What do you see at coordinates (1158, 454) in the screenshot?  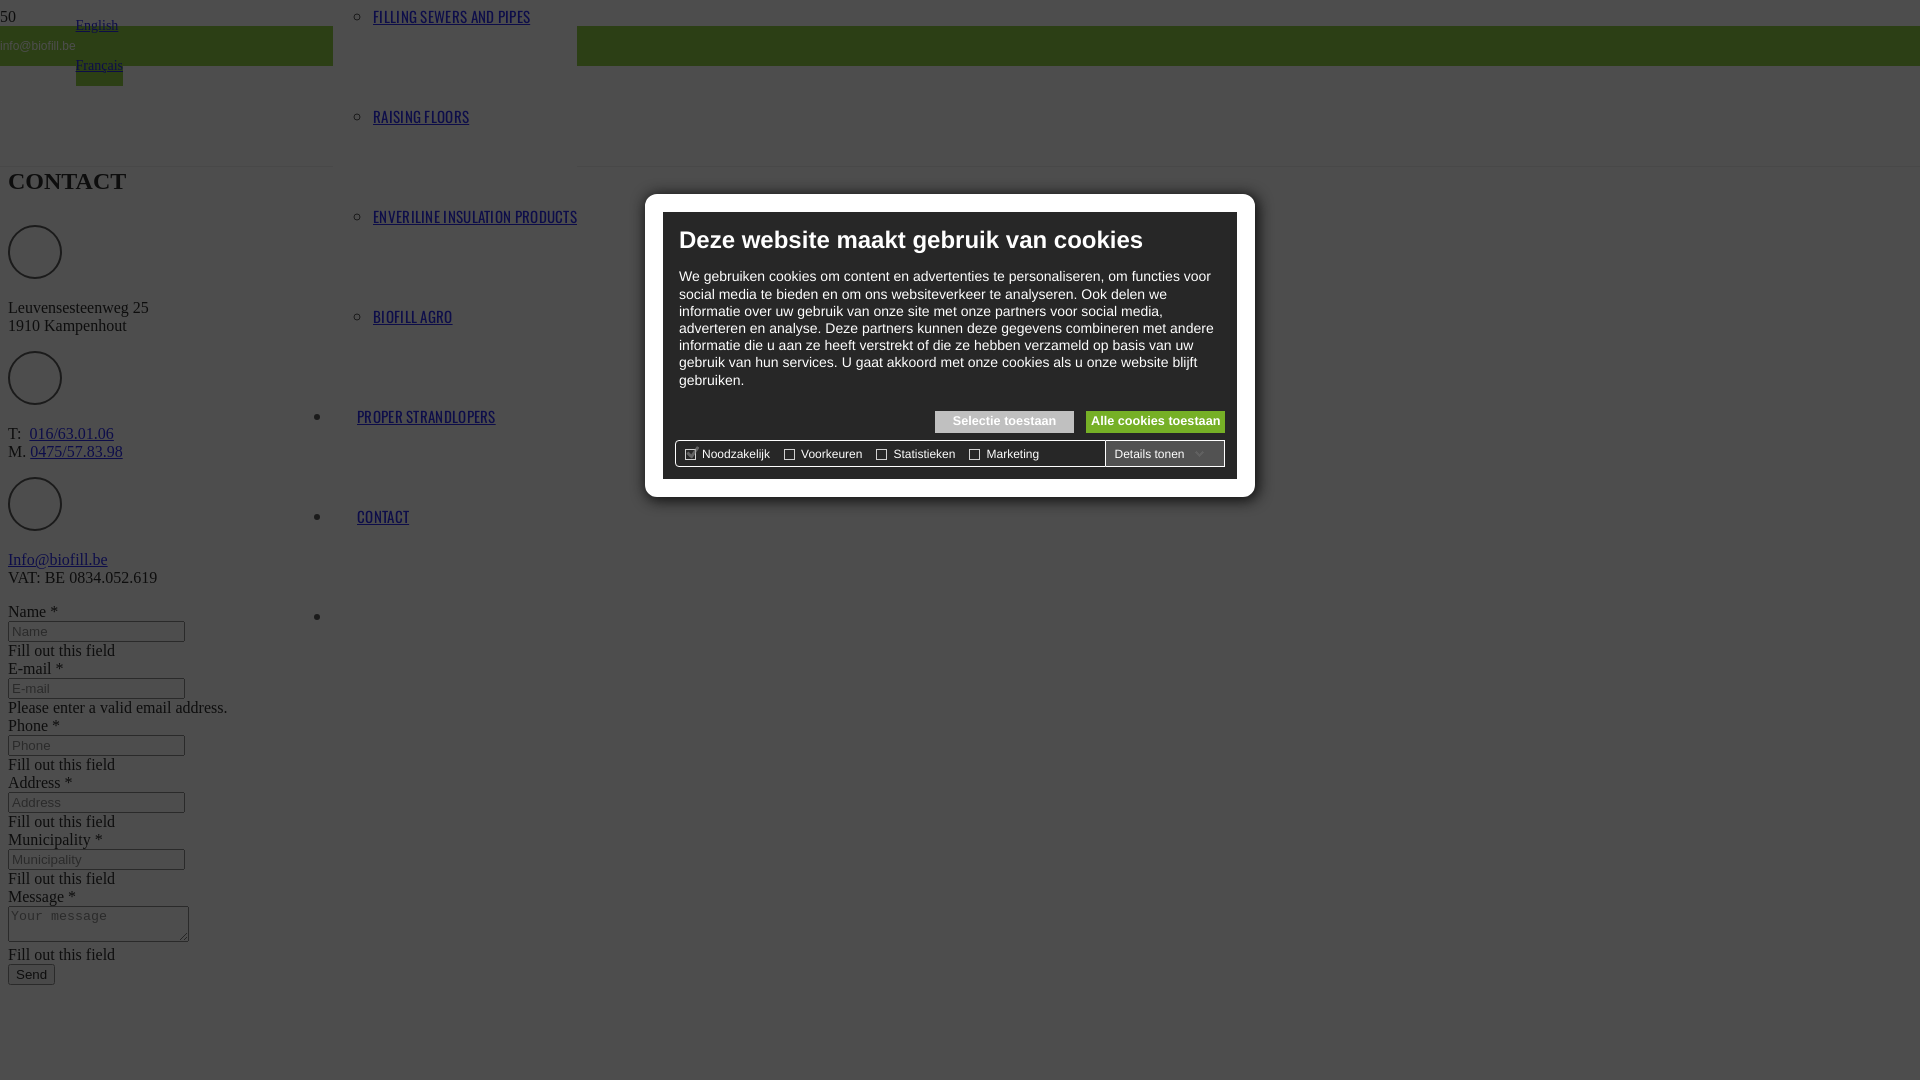 I see `'Details tonen'` at bounding box center [1158, 454].